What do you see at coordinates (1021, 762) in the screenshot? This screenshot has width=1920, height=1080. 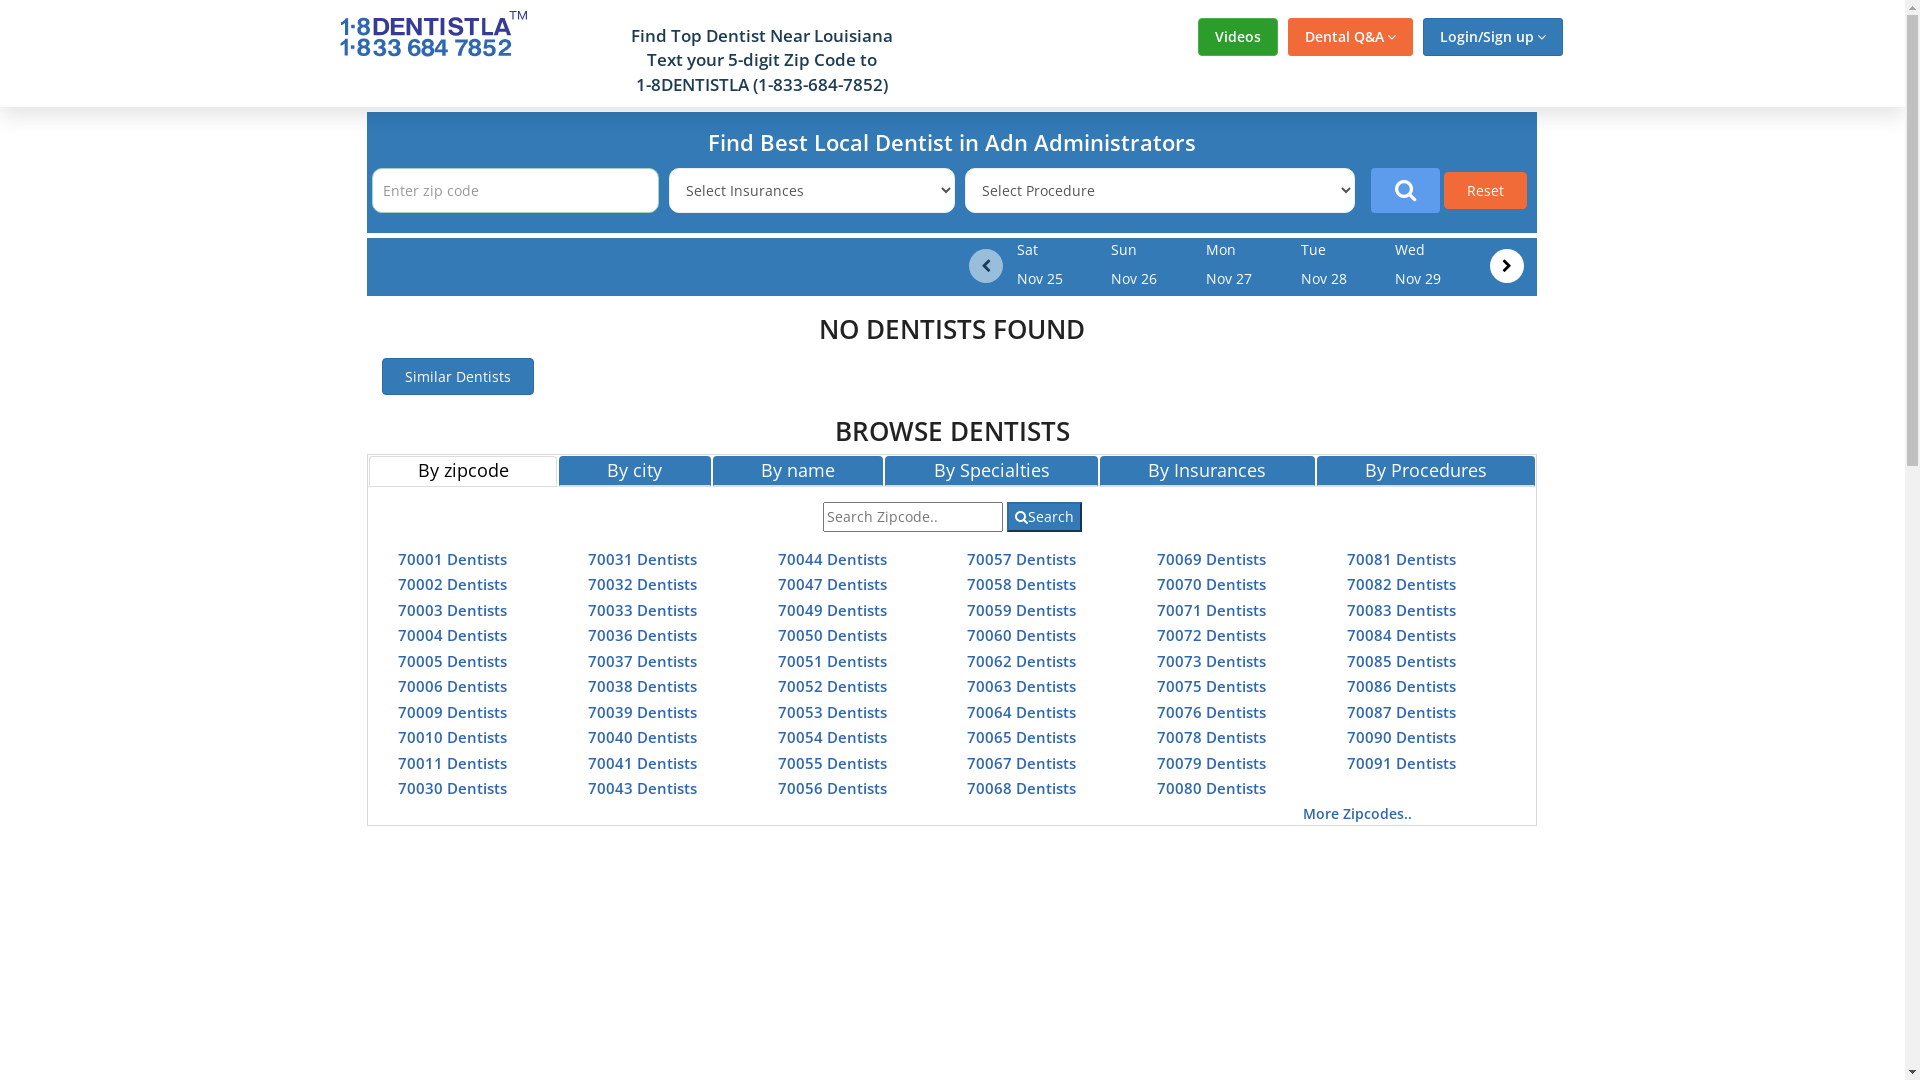 I see `'70067 Dentists'` at bounding box center [1021, 762].